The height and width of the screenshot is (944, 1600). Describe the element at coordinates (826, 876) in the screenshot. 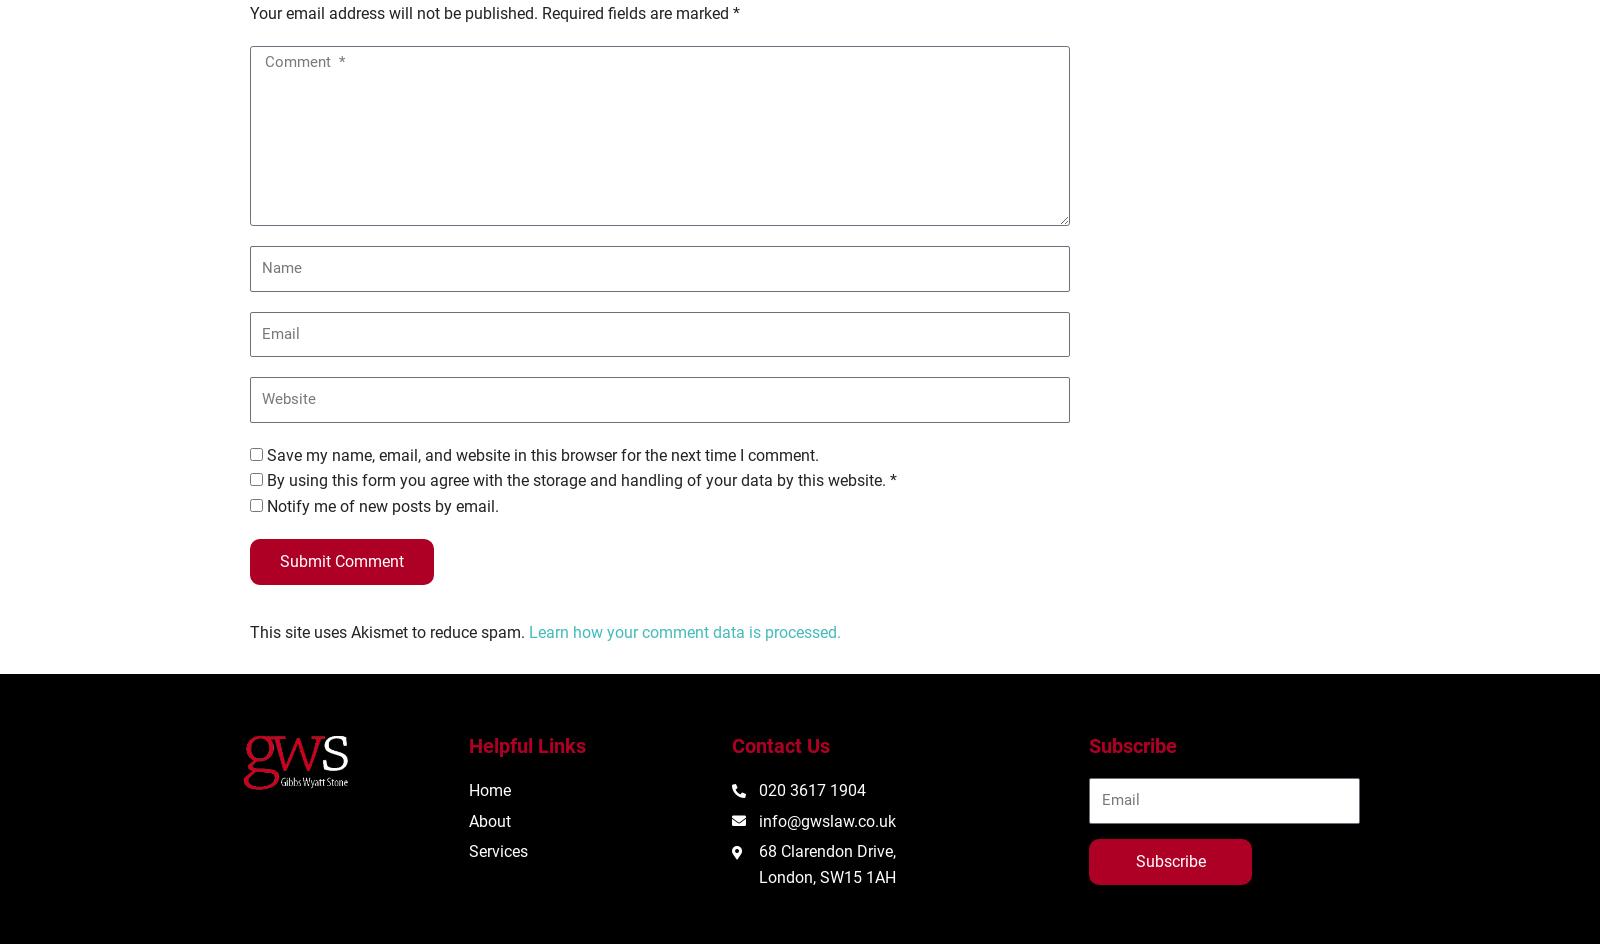

I see `'London, SW15 1AH'` at that location.